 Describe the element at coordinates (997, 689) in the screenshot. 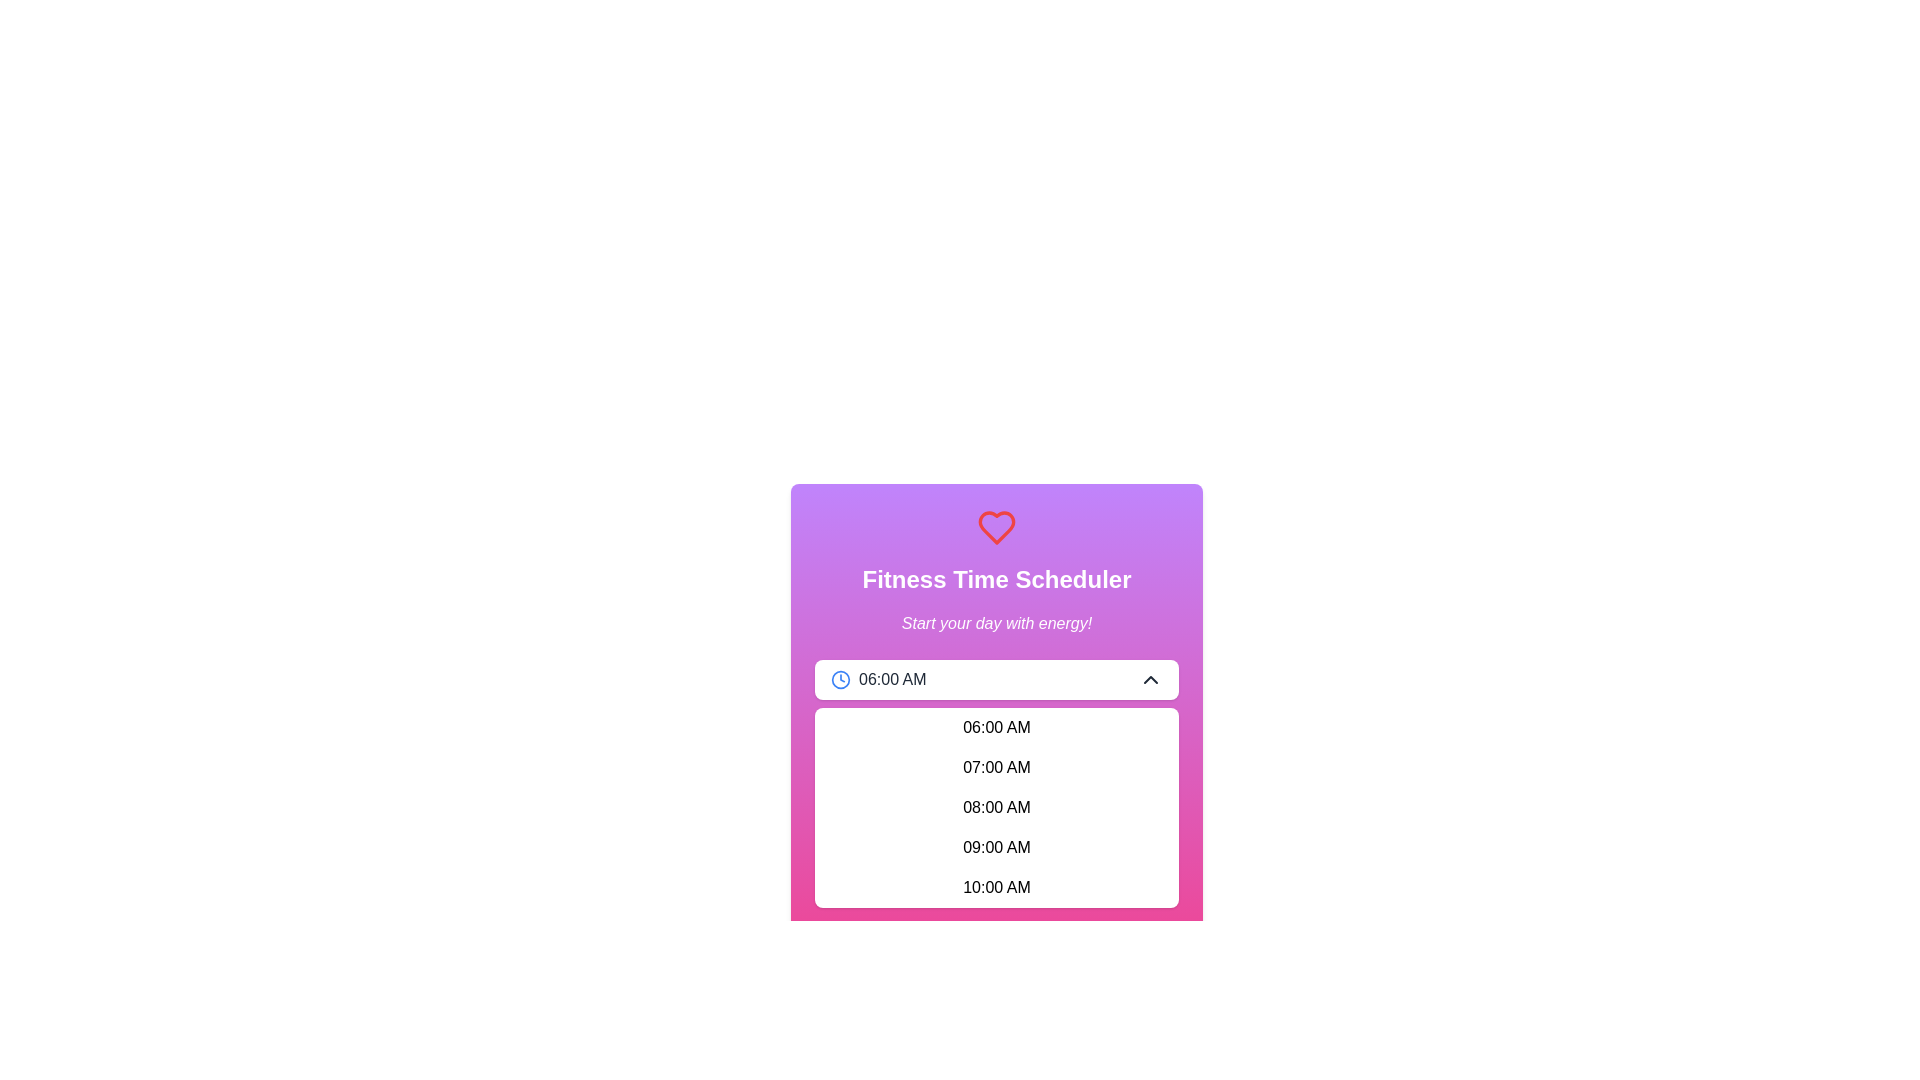

I see `a time option from the dropdown menu located in the center of the interface, which is set to '06:00 AM'` at that location.